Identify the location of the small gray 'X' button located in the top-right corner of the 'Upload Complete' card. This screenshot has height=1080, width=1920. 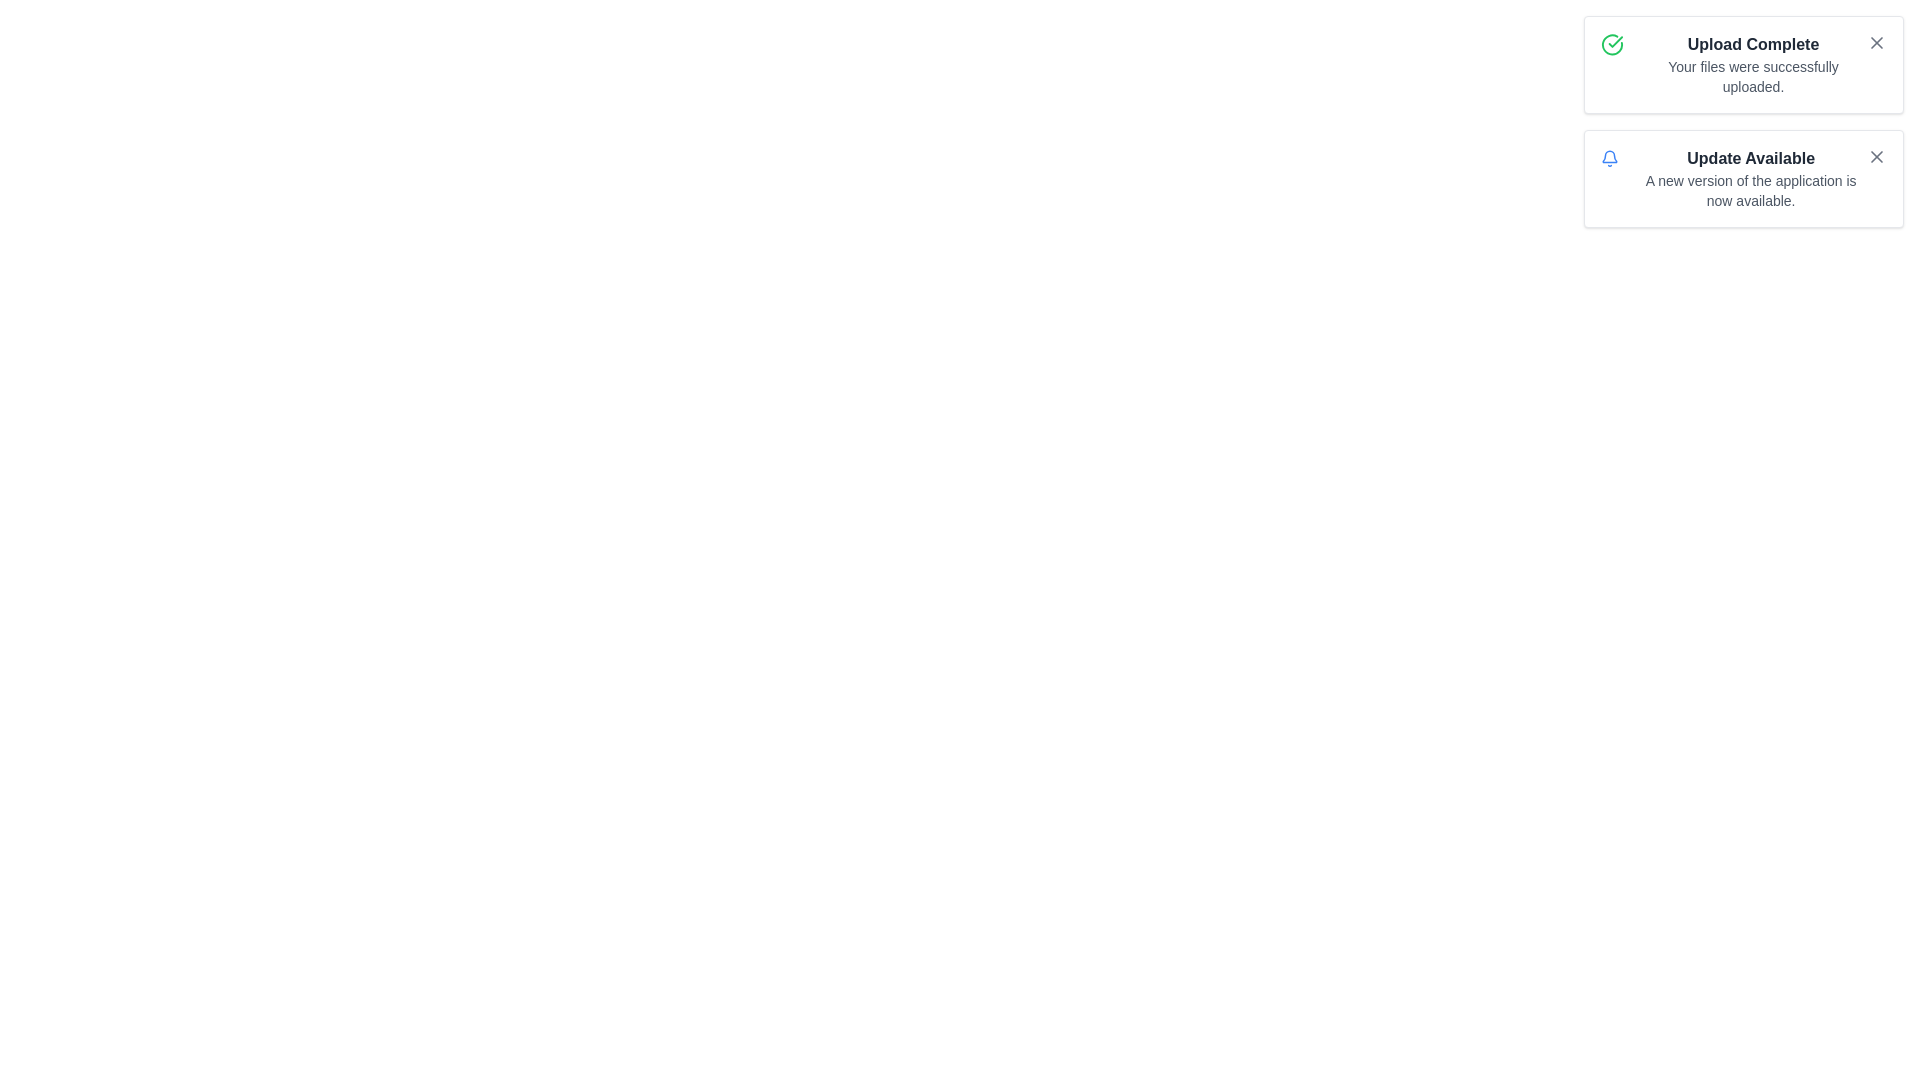
(1875, 42).